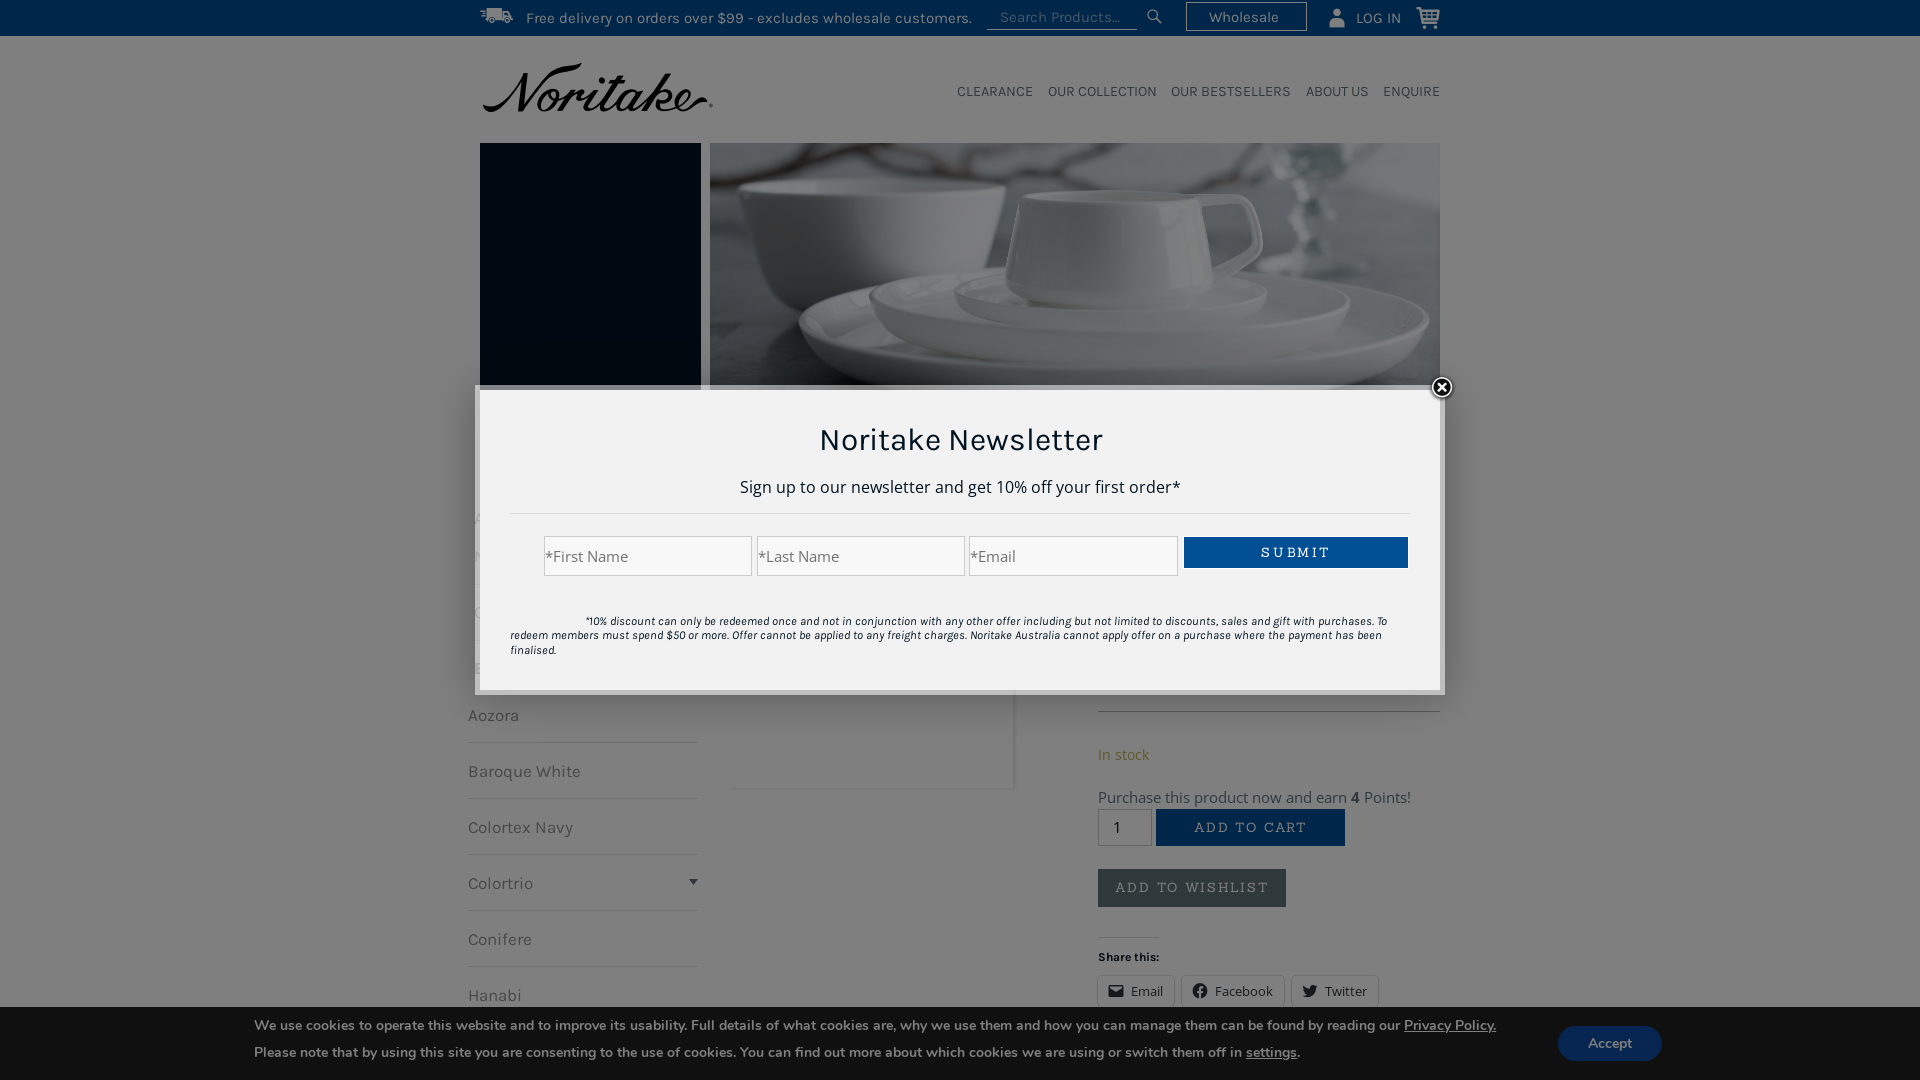  I want to click on 'Twitter', so click(1334, 991).